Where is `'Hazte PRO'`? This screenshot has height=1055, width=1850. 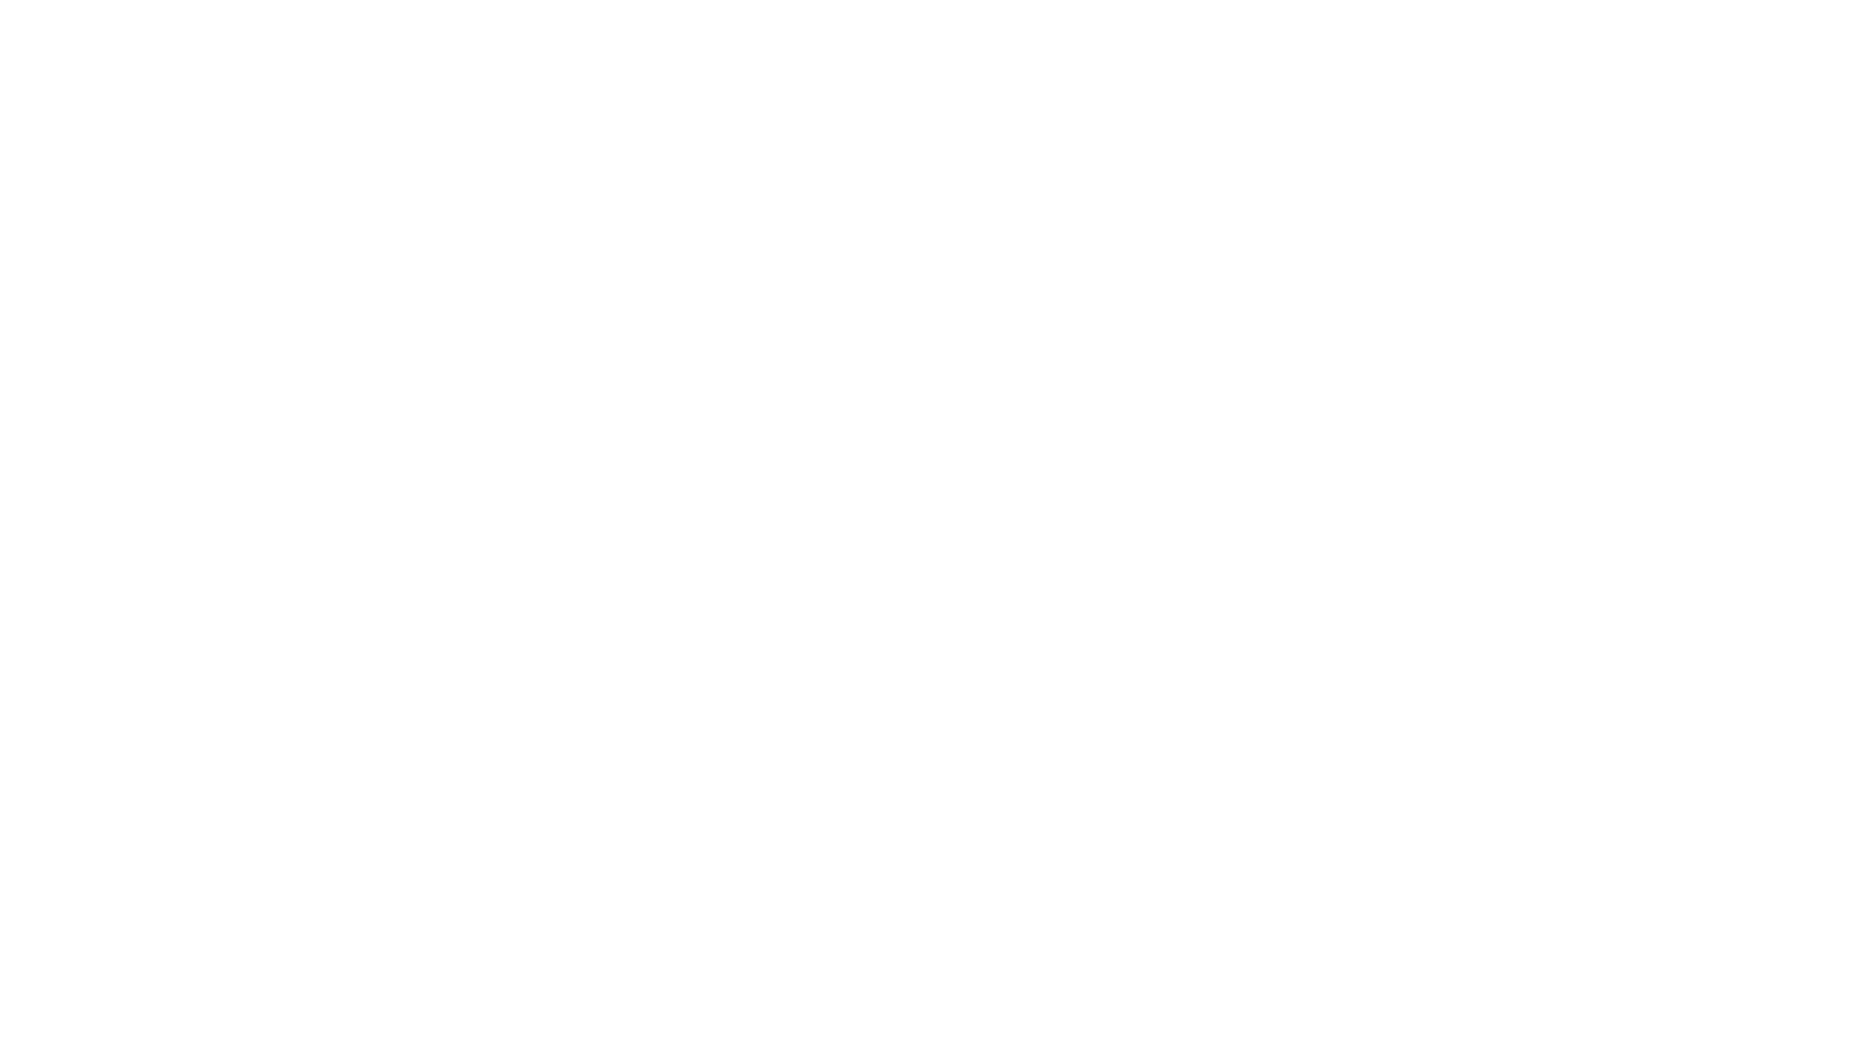
'Hazte PRO' is located at coordinates (201, 840).